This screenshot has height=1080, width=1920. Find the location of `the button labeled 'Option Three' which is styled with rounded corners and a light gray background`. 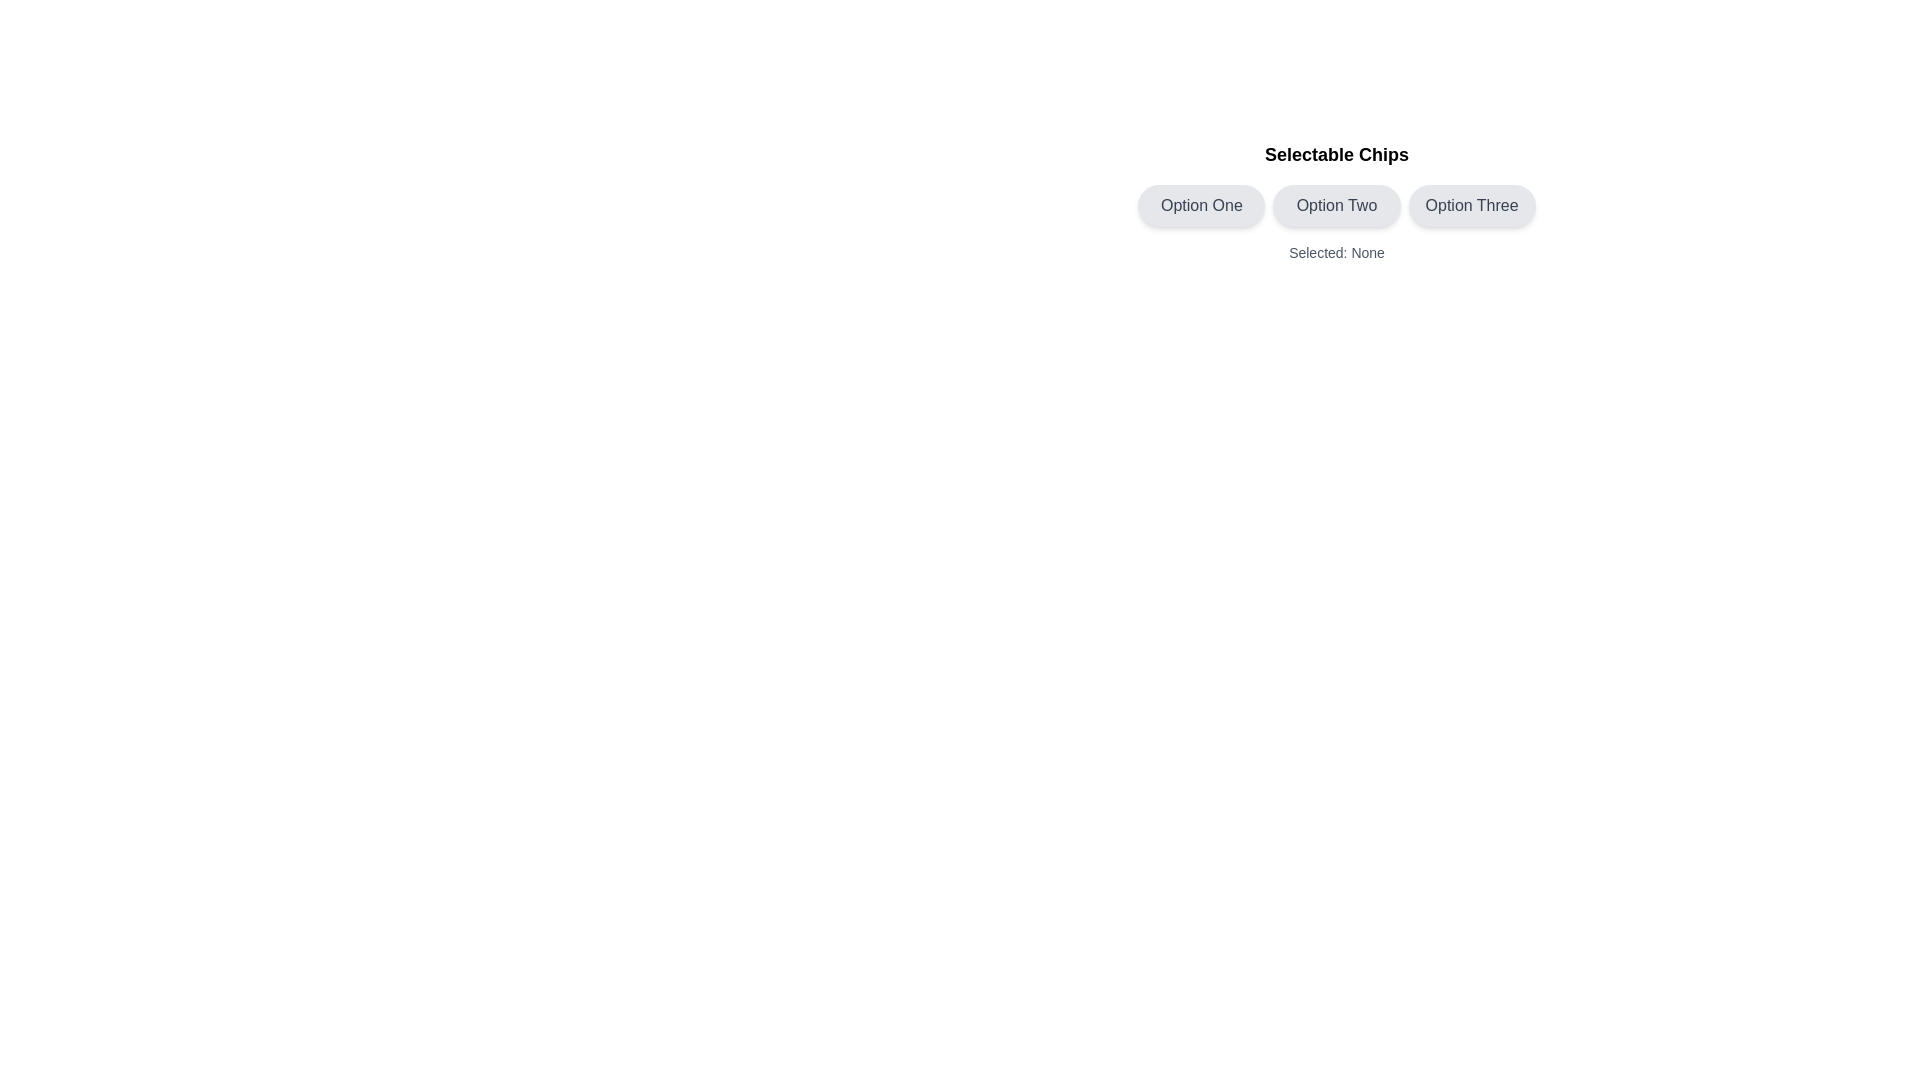

the button labeled 'Option Three' which is styled with rounded corners and a light gray background is located at coordinates (1472, 205).